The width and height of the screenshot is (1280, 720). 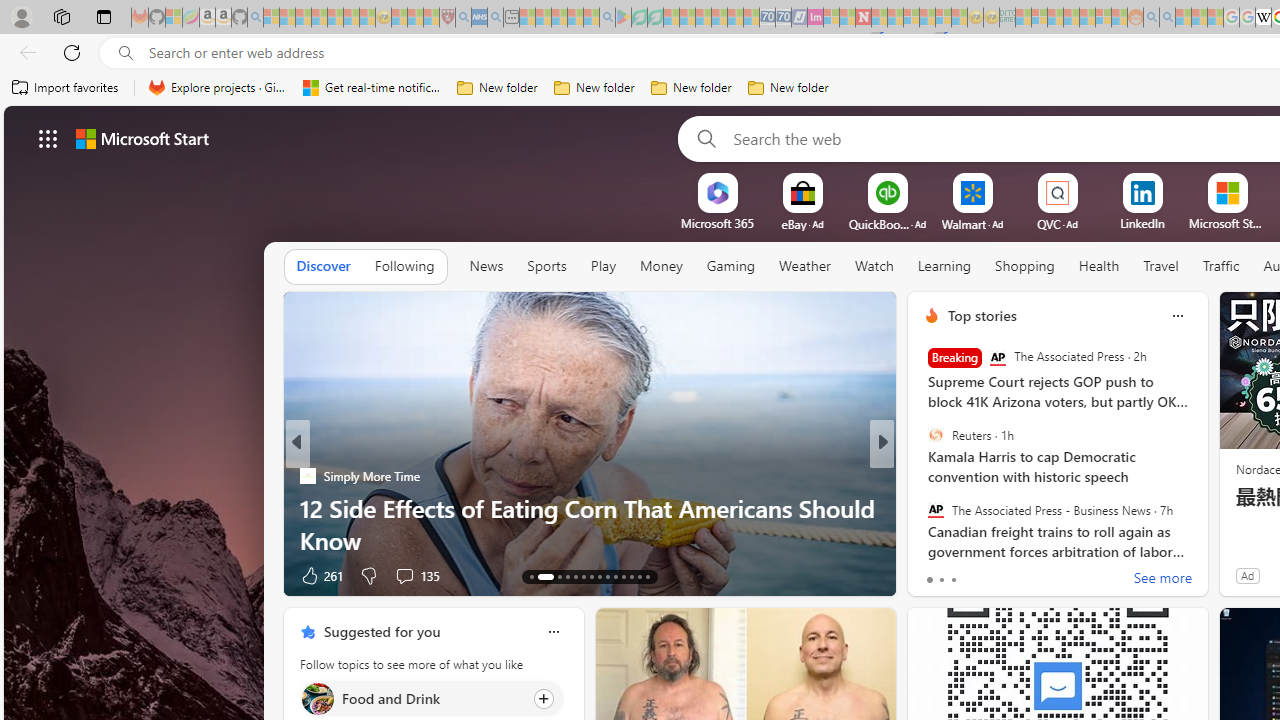 What do you see at coordinates (1070, 17) in the screenshot?
I see `'Expert Portfolios - Sleeping'` at bounding box center [1070, 17].